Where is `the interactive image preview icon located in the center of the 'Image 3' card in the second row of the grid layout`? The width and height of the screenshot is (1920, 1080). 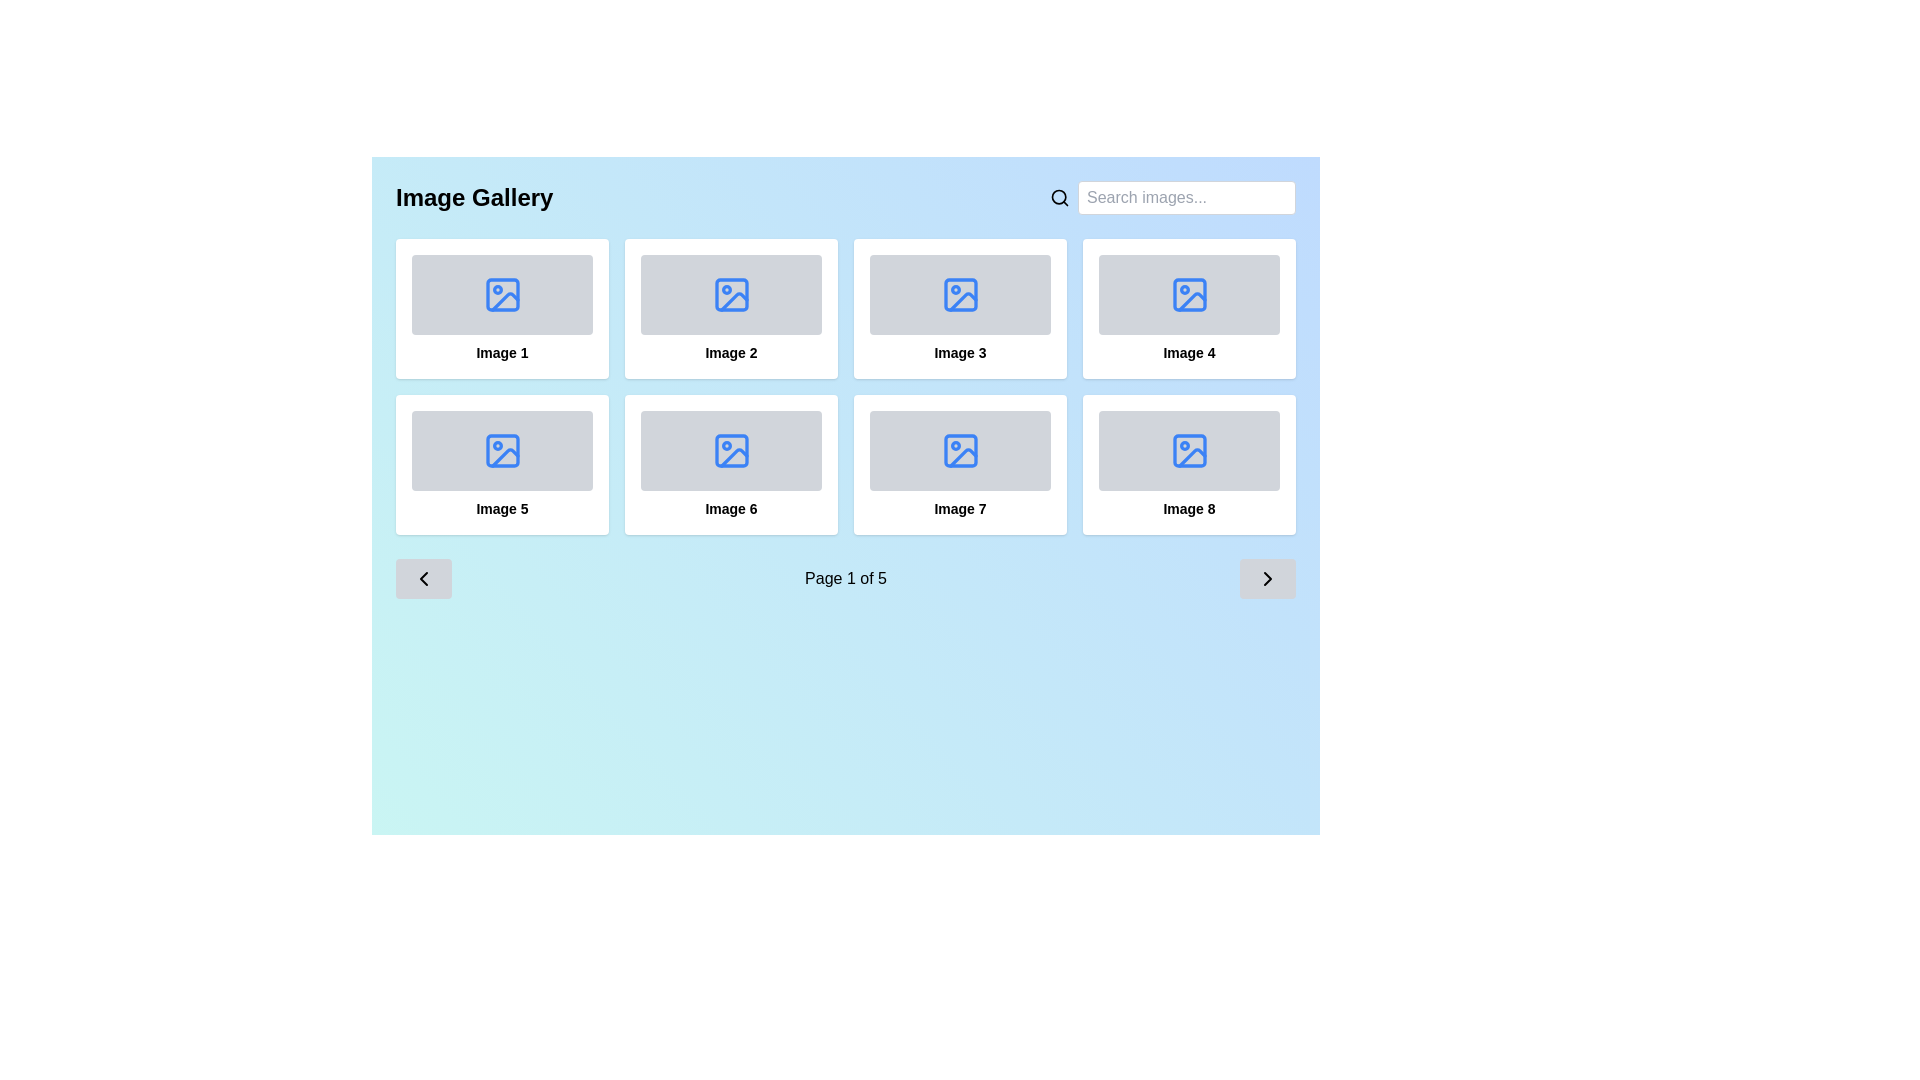 the interactive image preview icon located in the center of the 'Image 3' card in the second row of the grid layout is located at coordinates (960, 294).